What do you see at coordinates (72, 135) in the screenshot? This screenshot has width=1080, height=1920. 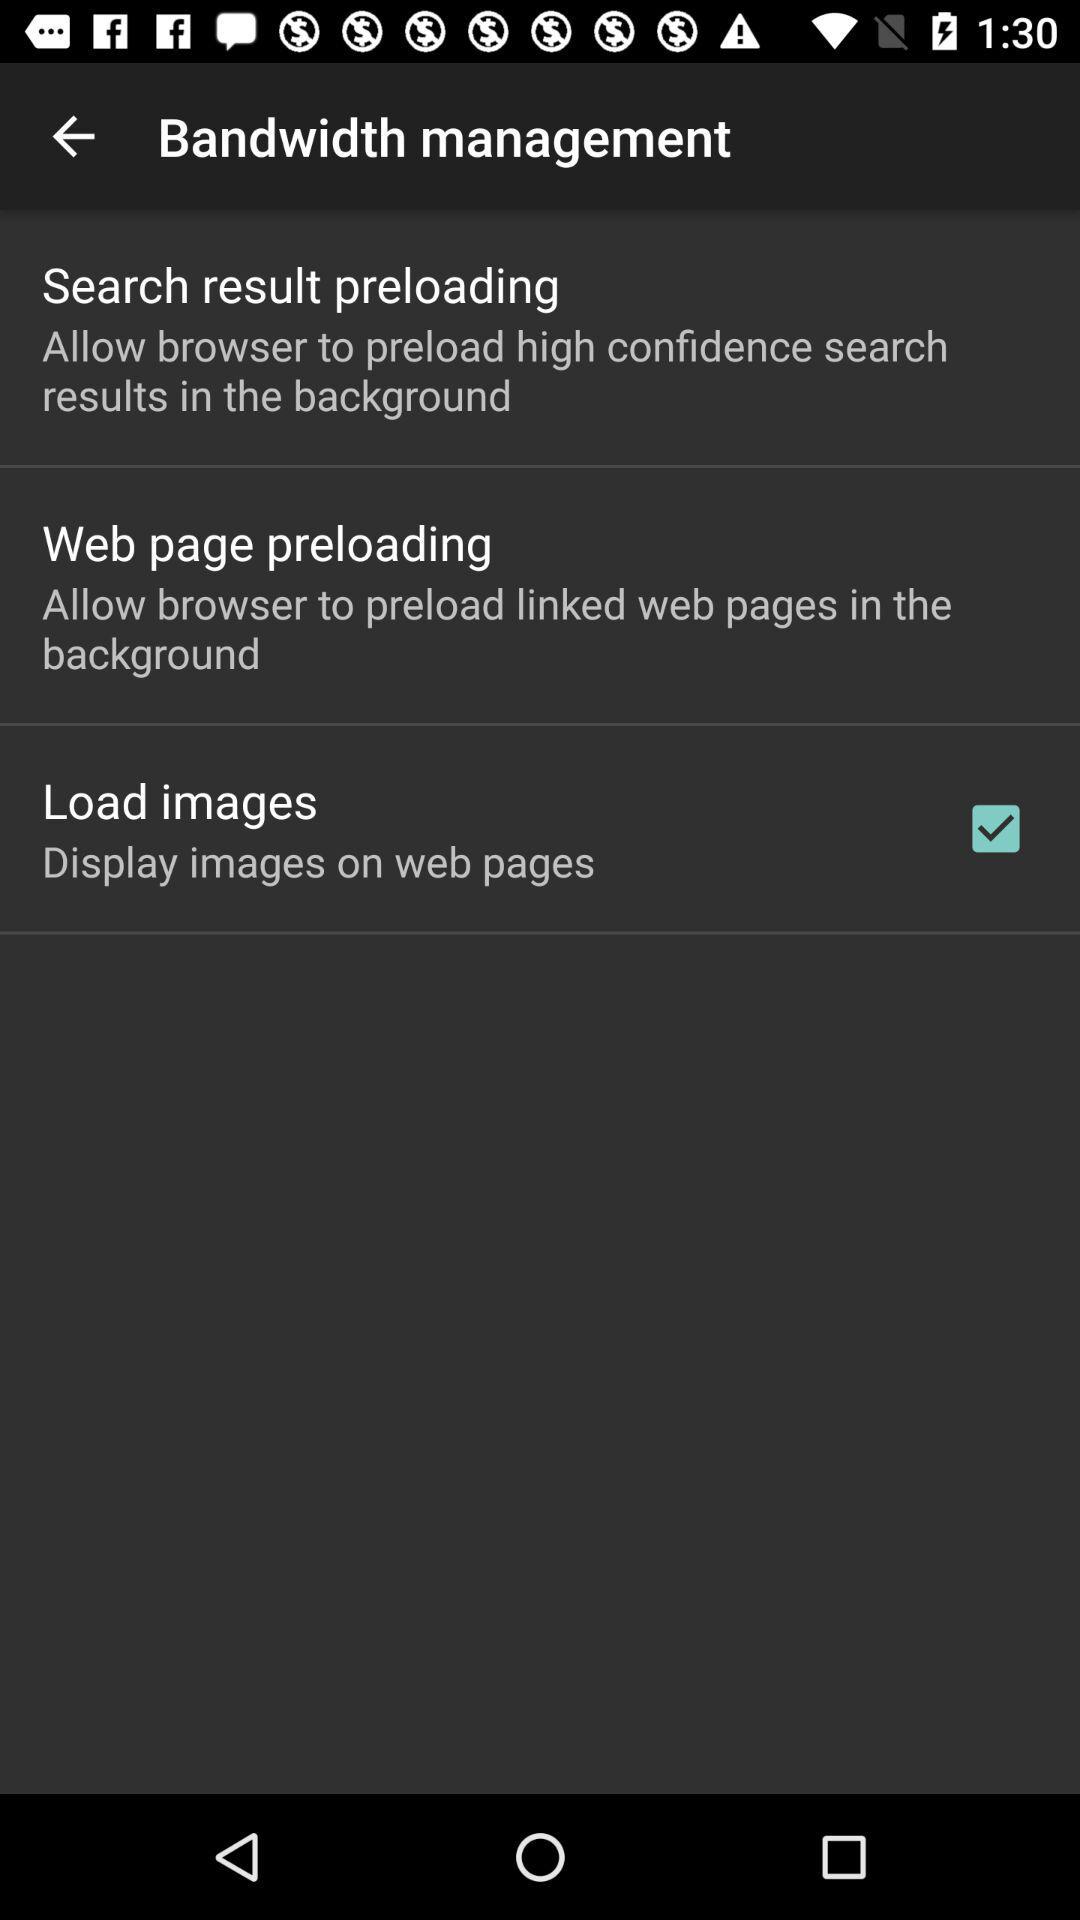 I see `the item above the search result preloading item` at bounding box center [72, 135].